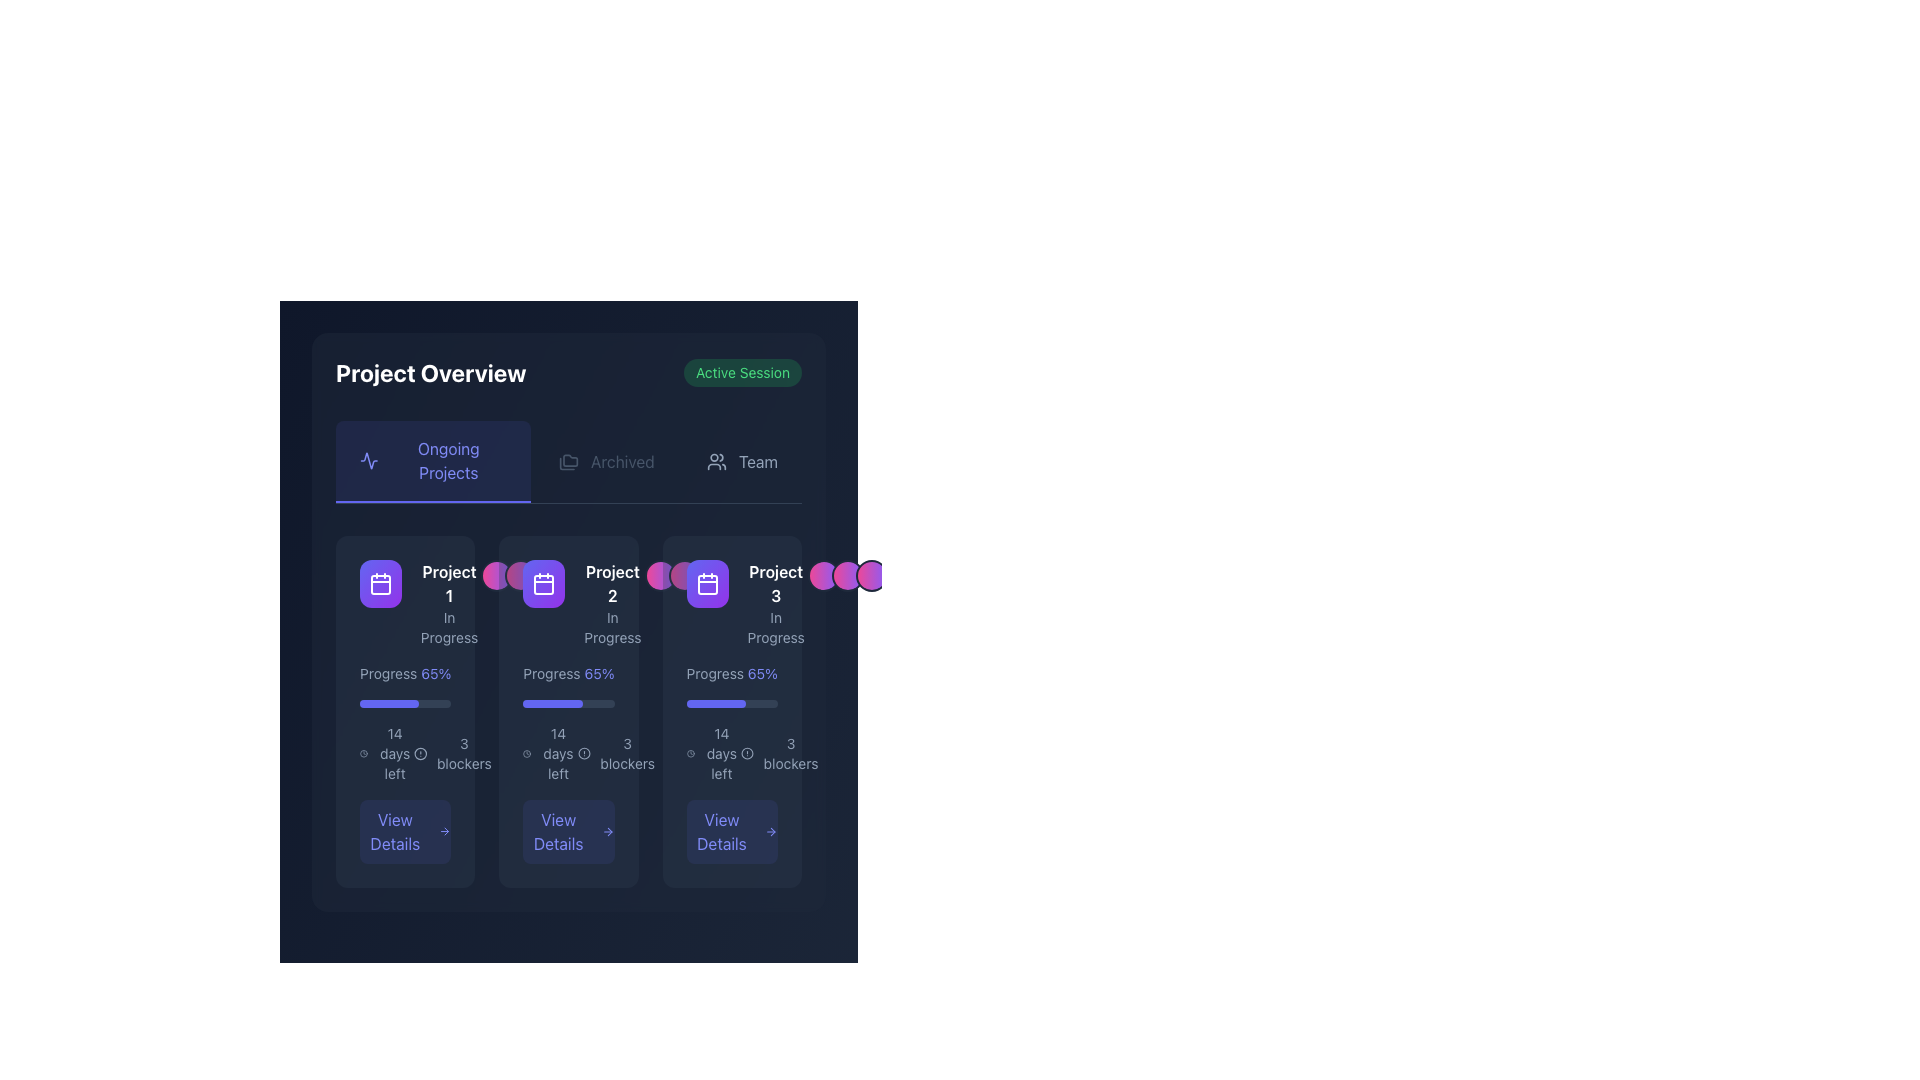 Image resolution: width=1920 pixels, height=1080 pixels. What do you see at coordinates (558, 832) in the screenshot?
I see `the text label within the button located at the bottom-middle of the card representing 'Project 2'` at bounding box center [558, 832].